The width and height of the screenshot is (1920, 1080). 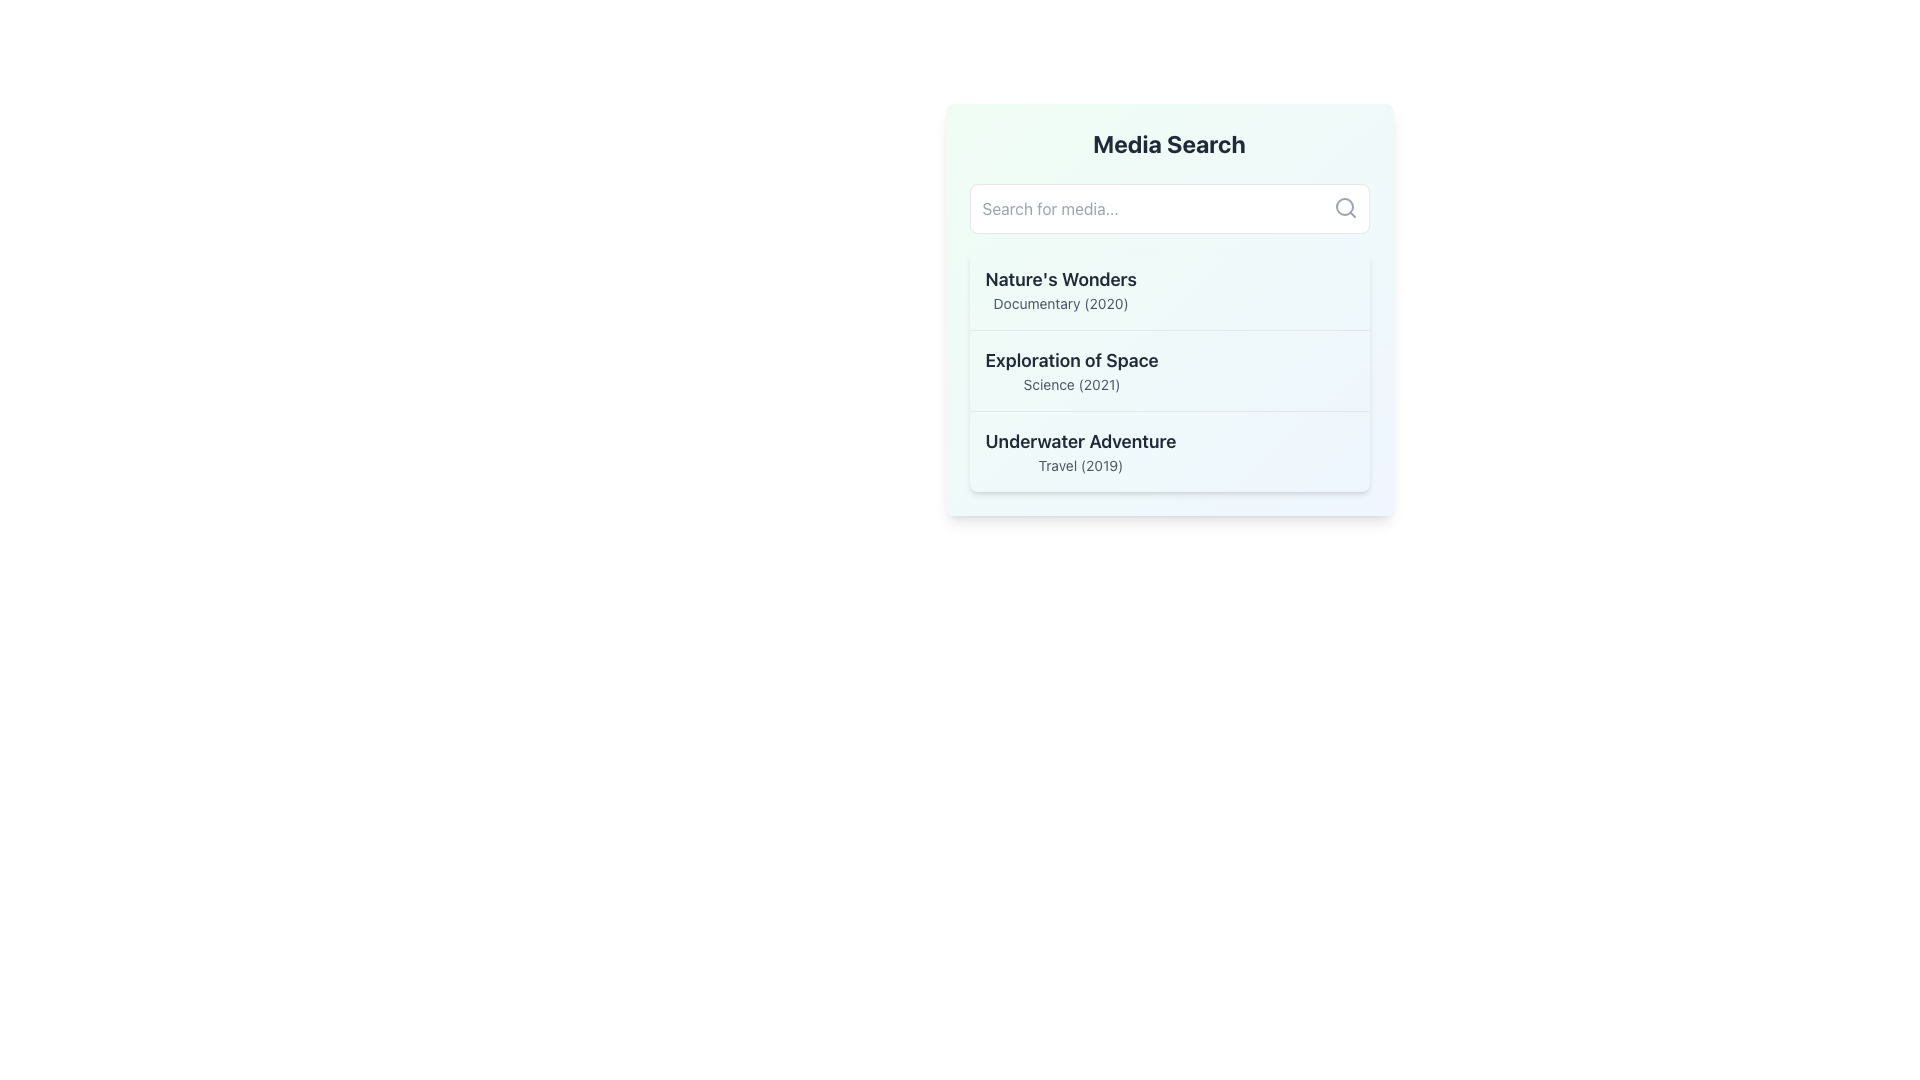 What do you see at coordinates (1079, 466) in the screenshot?
I see `text element displaying 'Travel (2019)' which is positioned below the title 'Underwater Adventure' in the media listing interface` at bounding box center [1079, 466].